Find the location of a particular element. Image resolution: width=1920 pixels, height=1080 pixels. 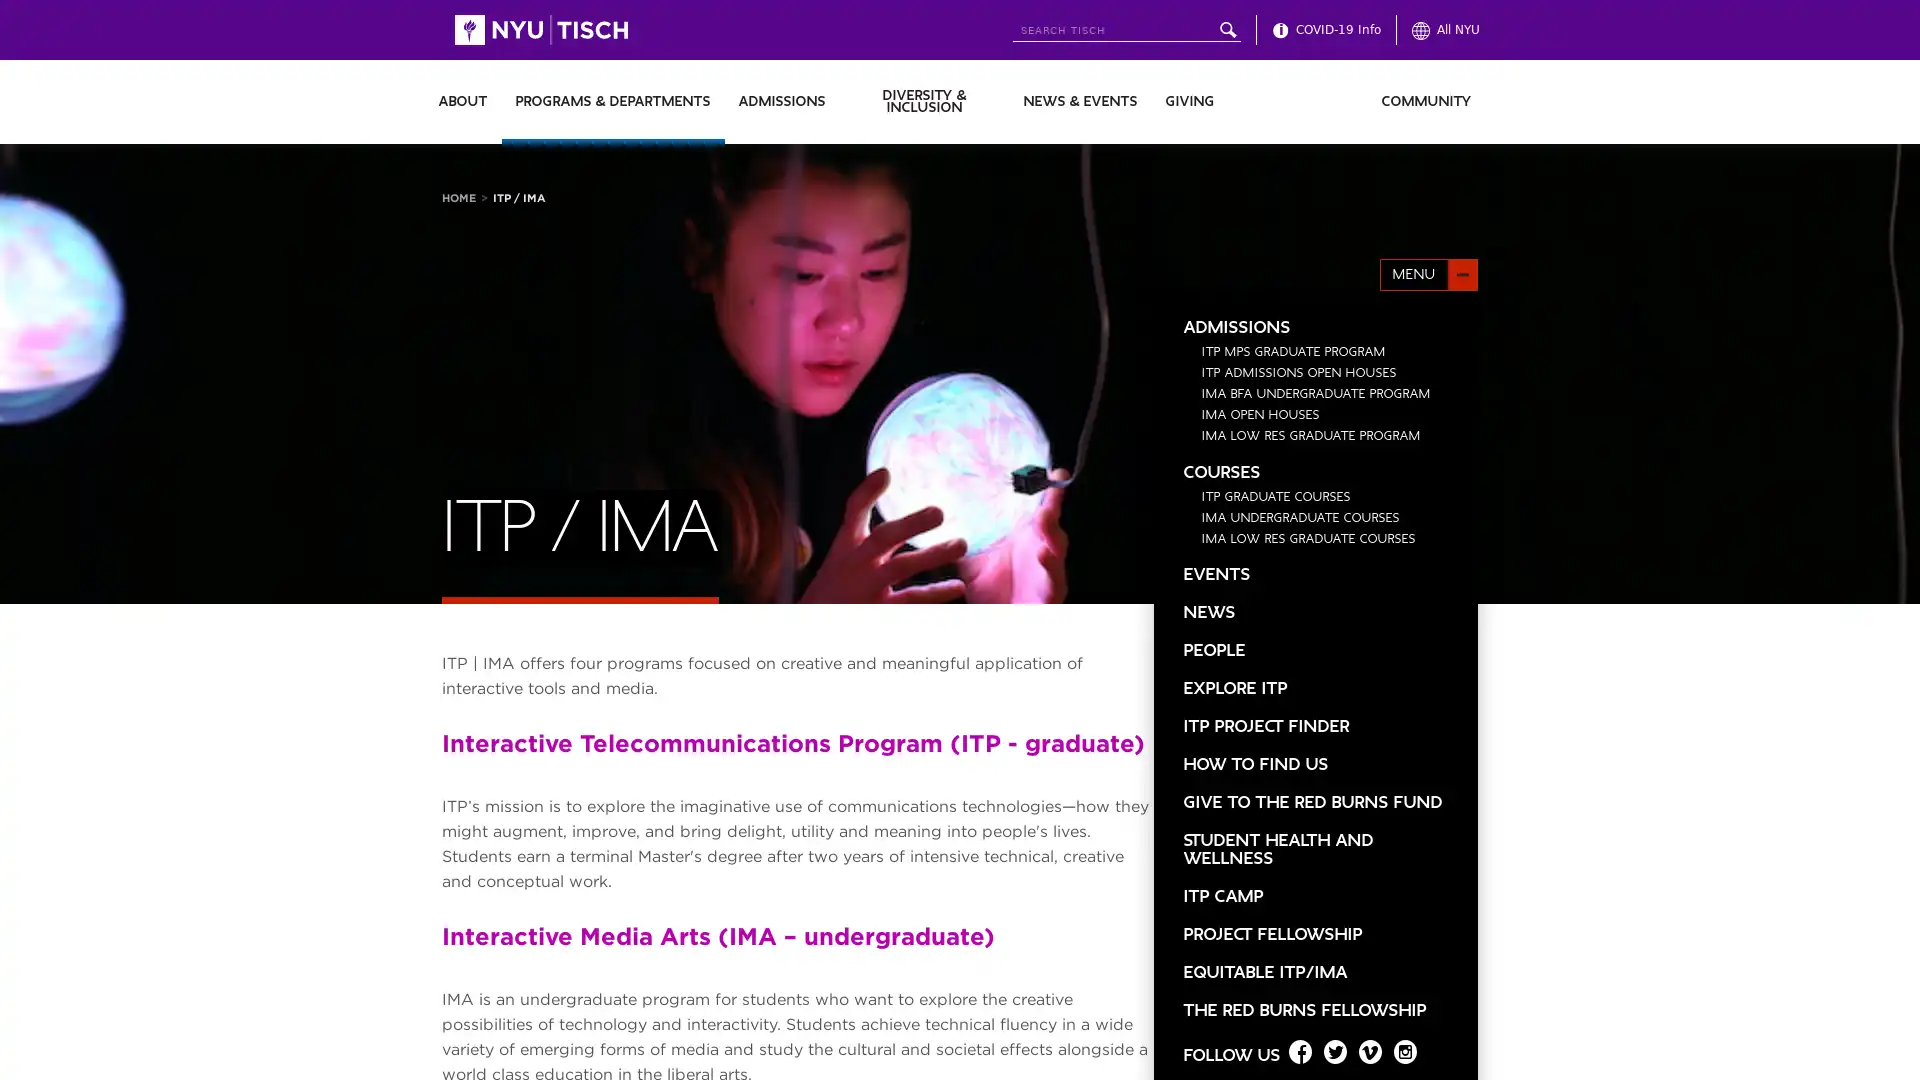

Search is located at coordinates (1226, 30).